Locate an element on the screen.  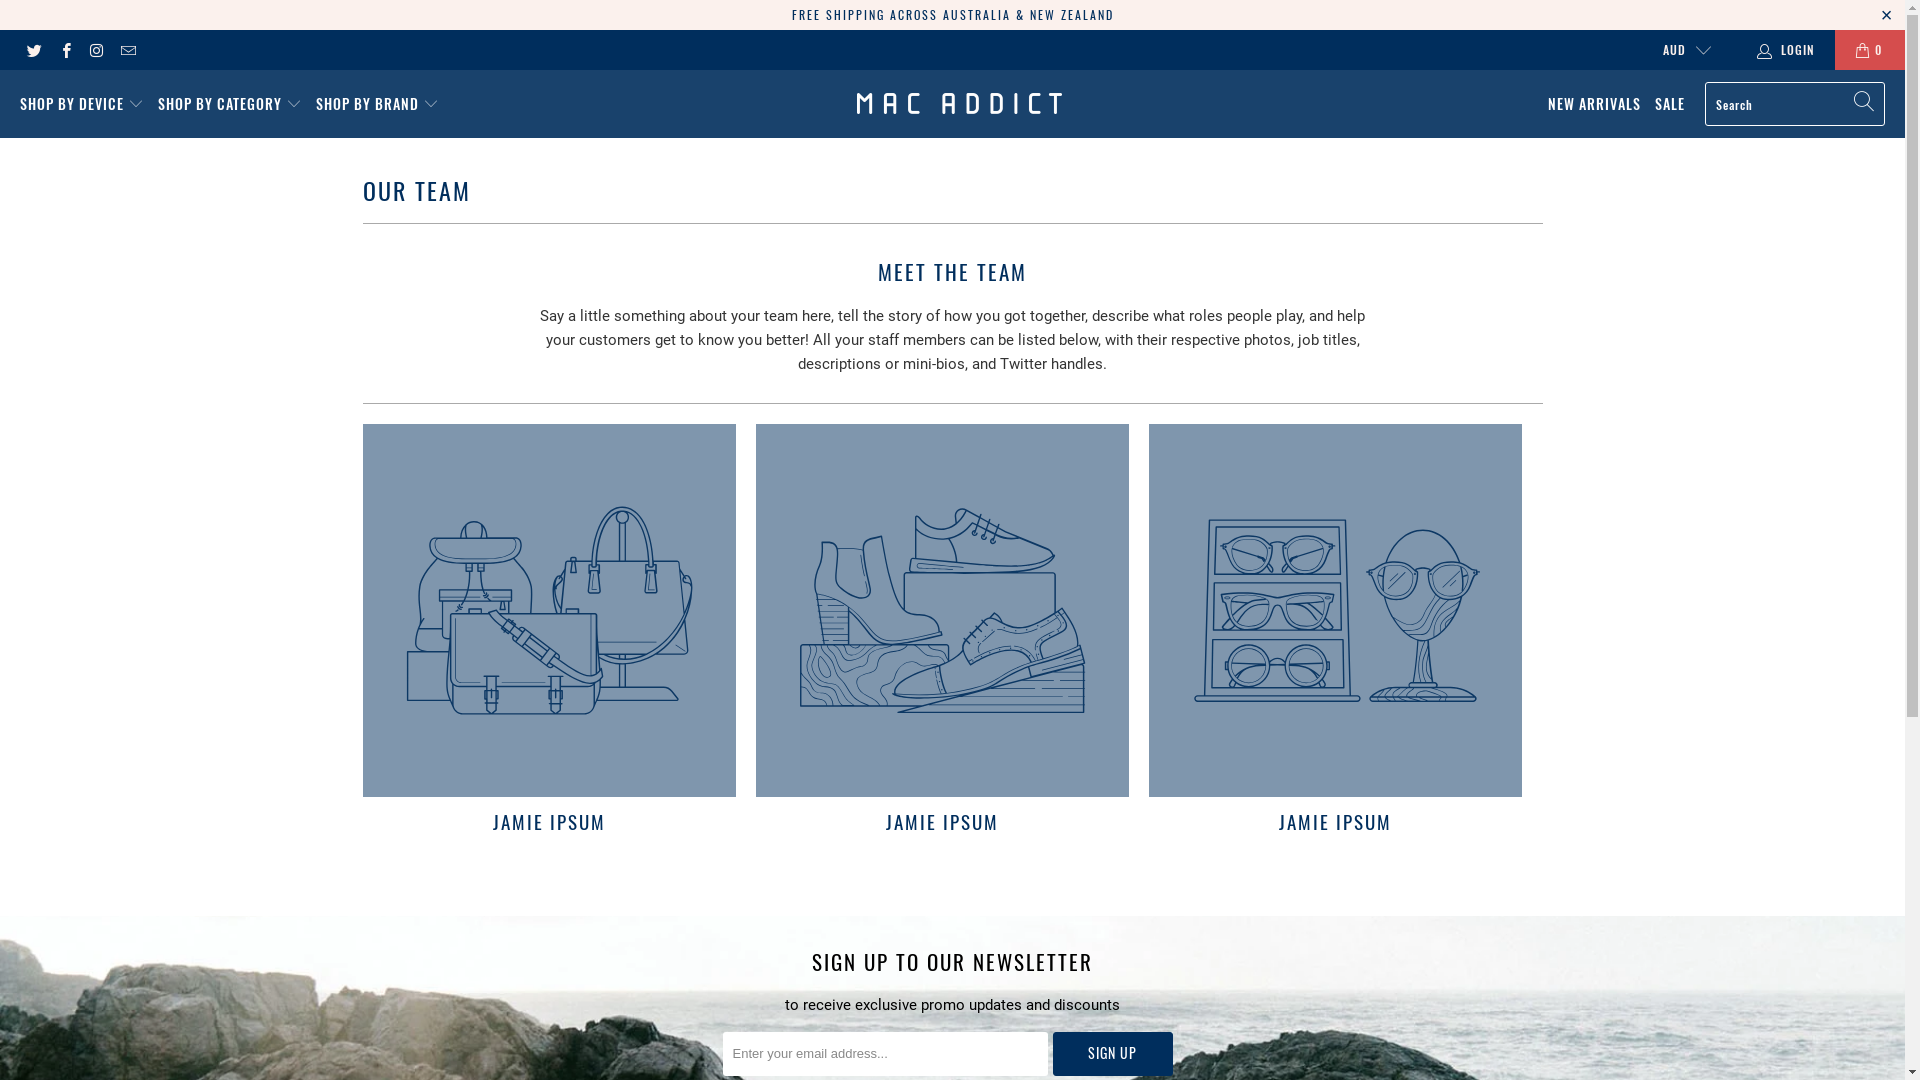
'SHOP BY DEVICE' is located at coordinates (80, 104).